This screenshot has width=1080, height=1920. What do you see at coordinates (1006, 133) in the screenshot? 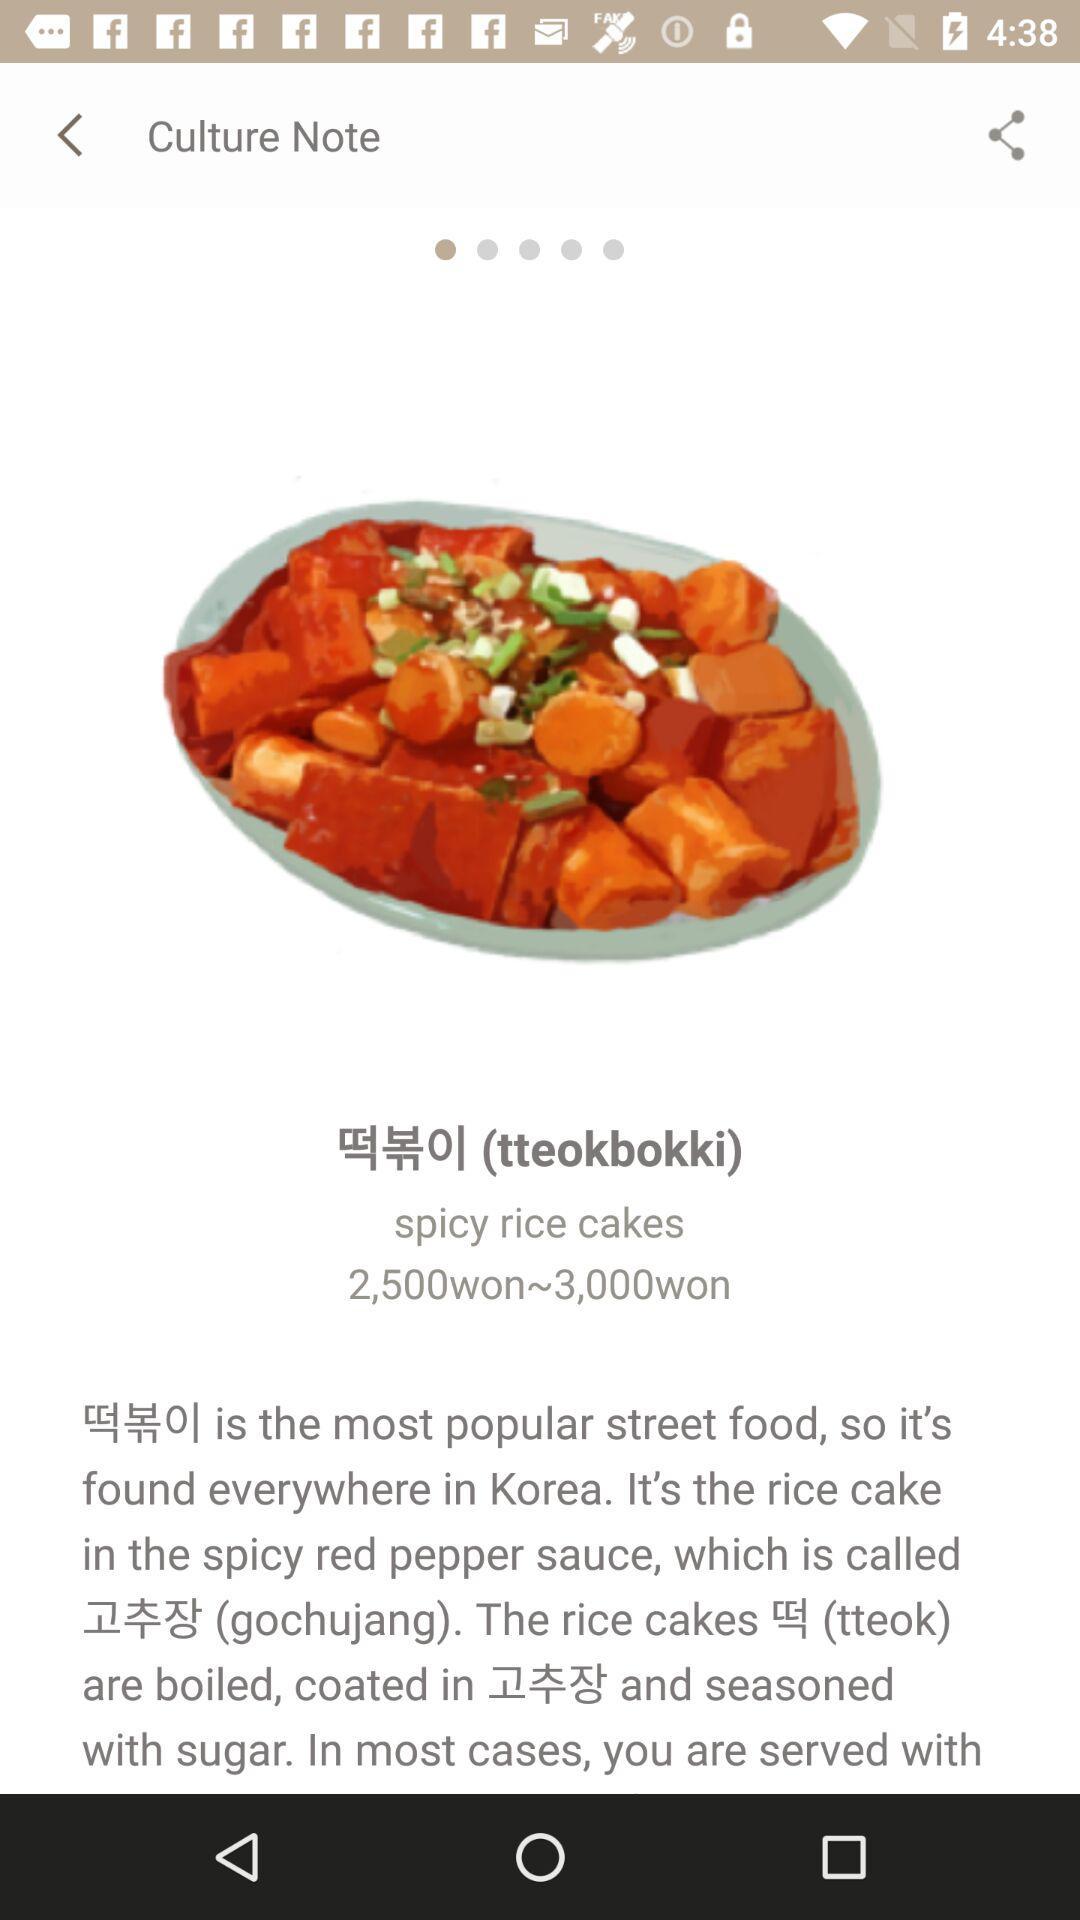
I see `the share icon` at bounding box center [1006, 133].